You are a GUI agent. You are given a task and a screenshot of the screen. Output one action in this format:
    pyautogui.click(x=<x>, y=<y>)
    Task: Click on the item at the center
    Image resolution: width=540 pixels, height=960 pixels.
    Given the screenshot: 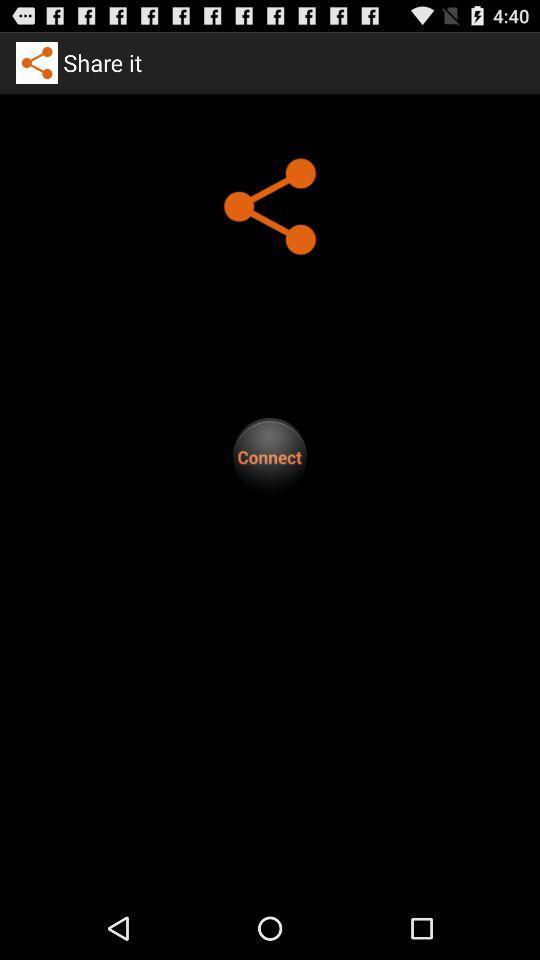 What is the action you would take?
    pyautogui.click(x=270, y=456)
    